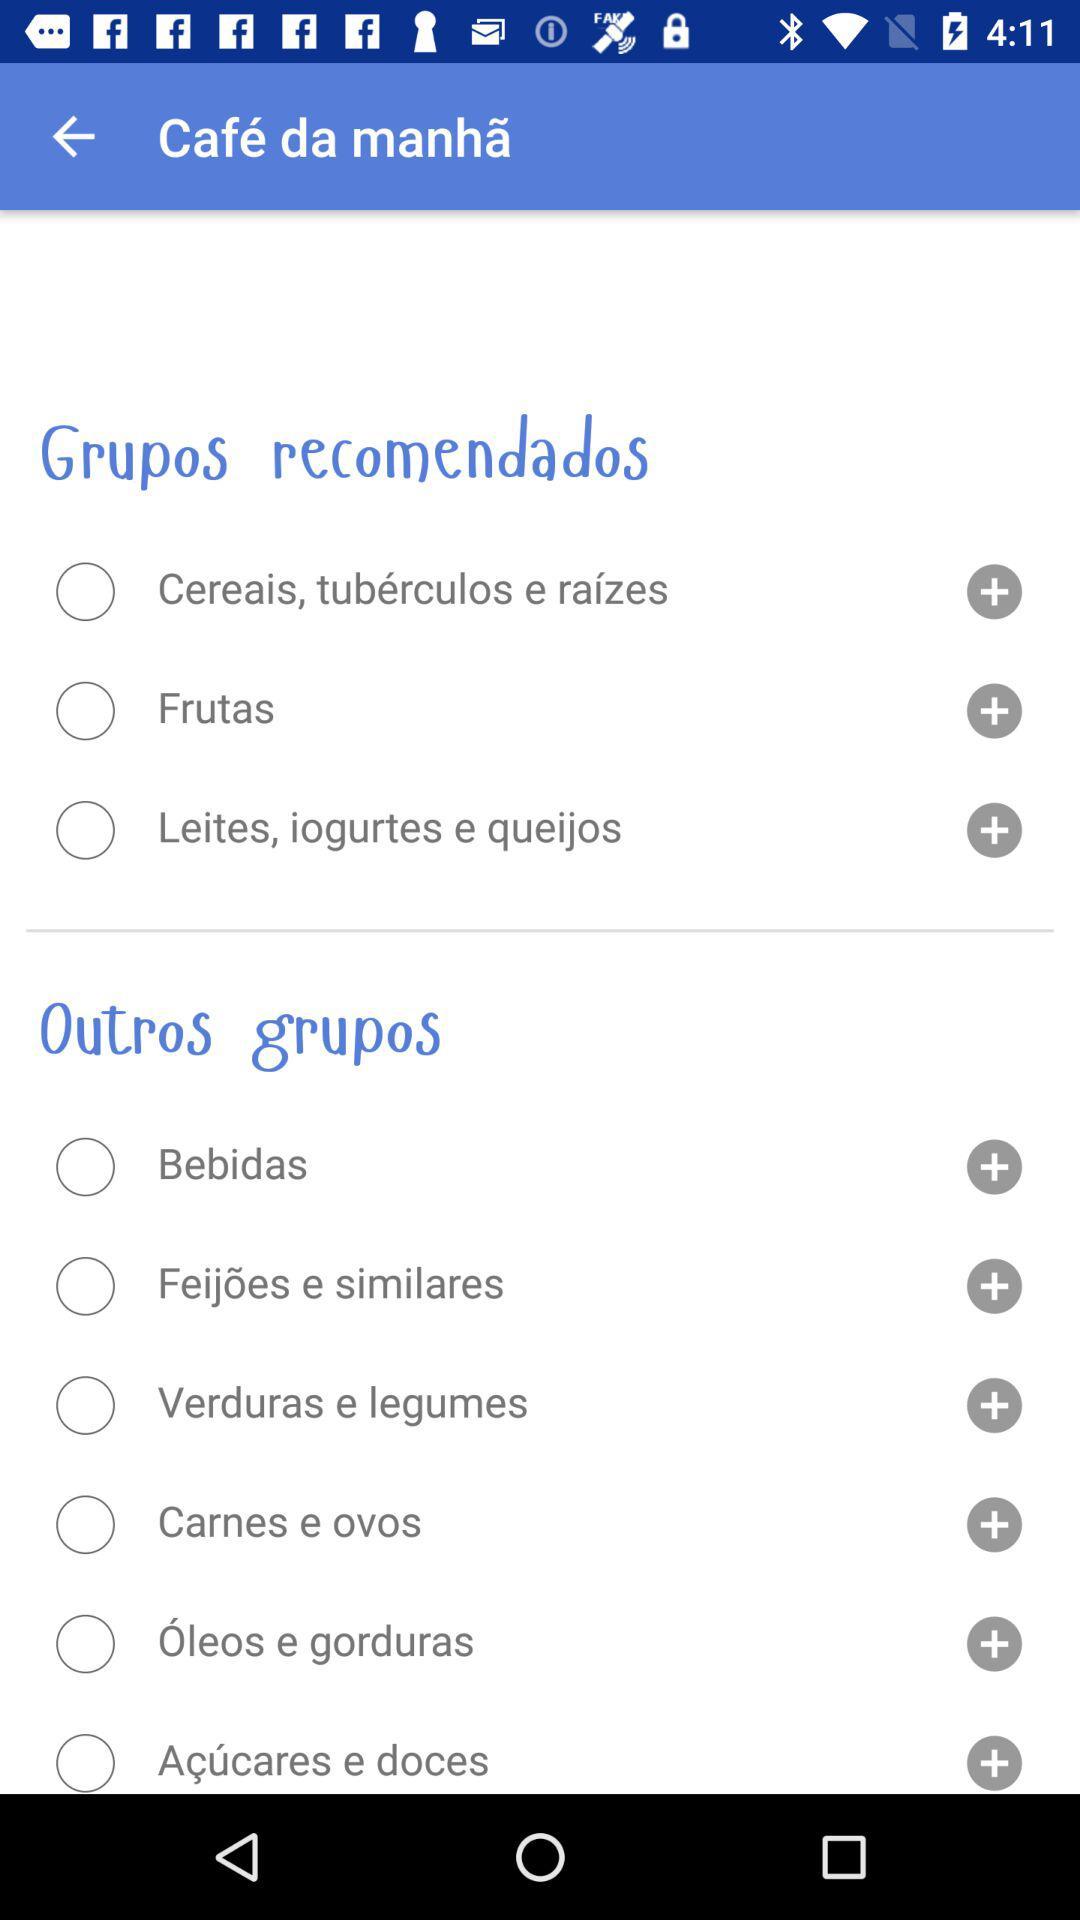  I want to click on an option from the list outros grupos, so click(84, 1762).